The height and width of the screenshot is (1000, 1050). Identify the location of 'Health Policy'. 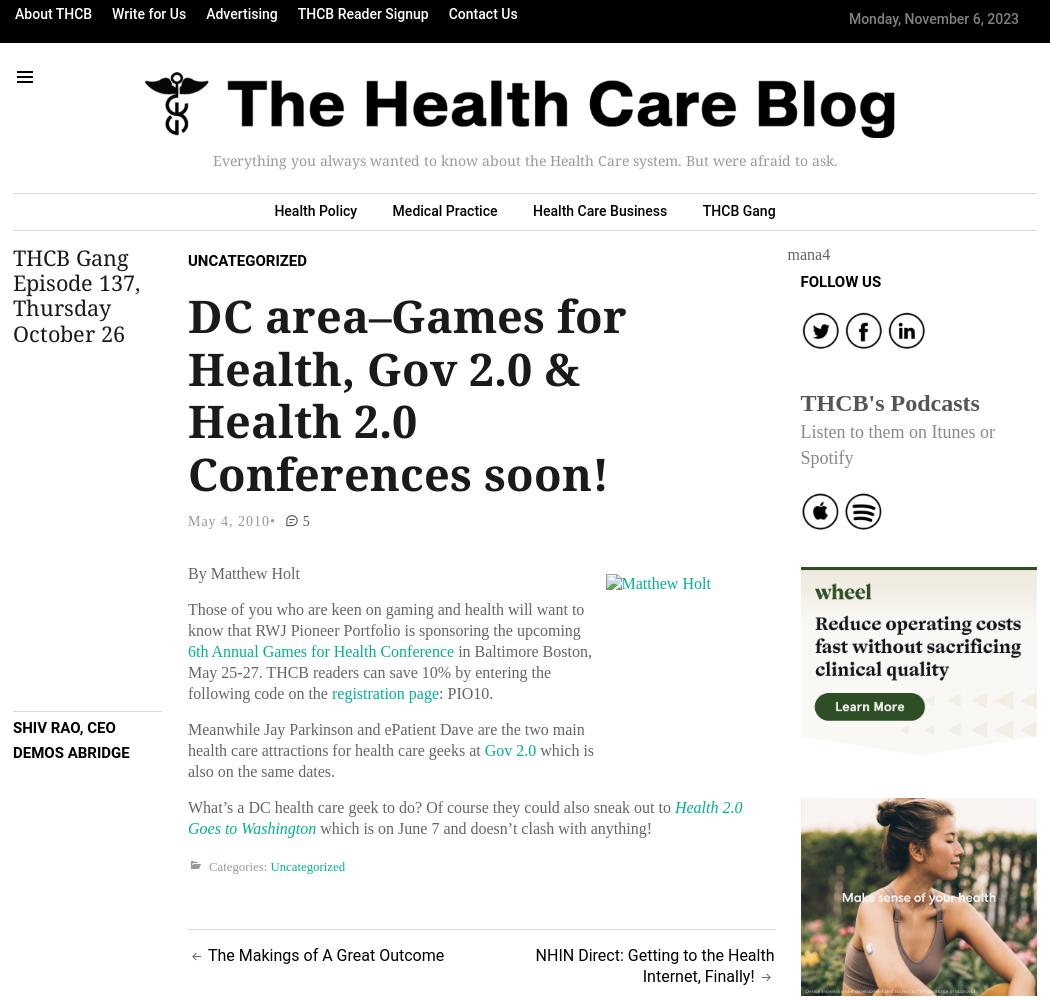
(315, 210).